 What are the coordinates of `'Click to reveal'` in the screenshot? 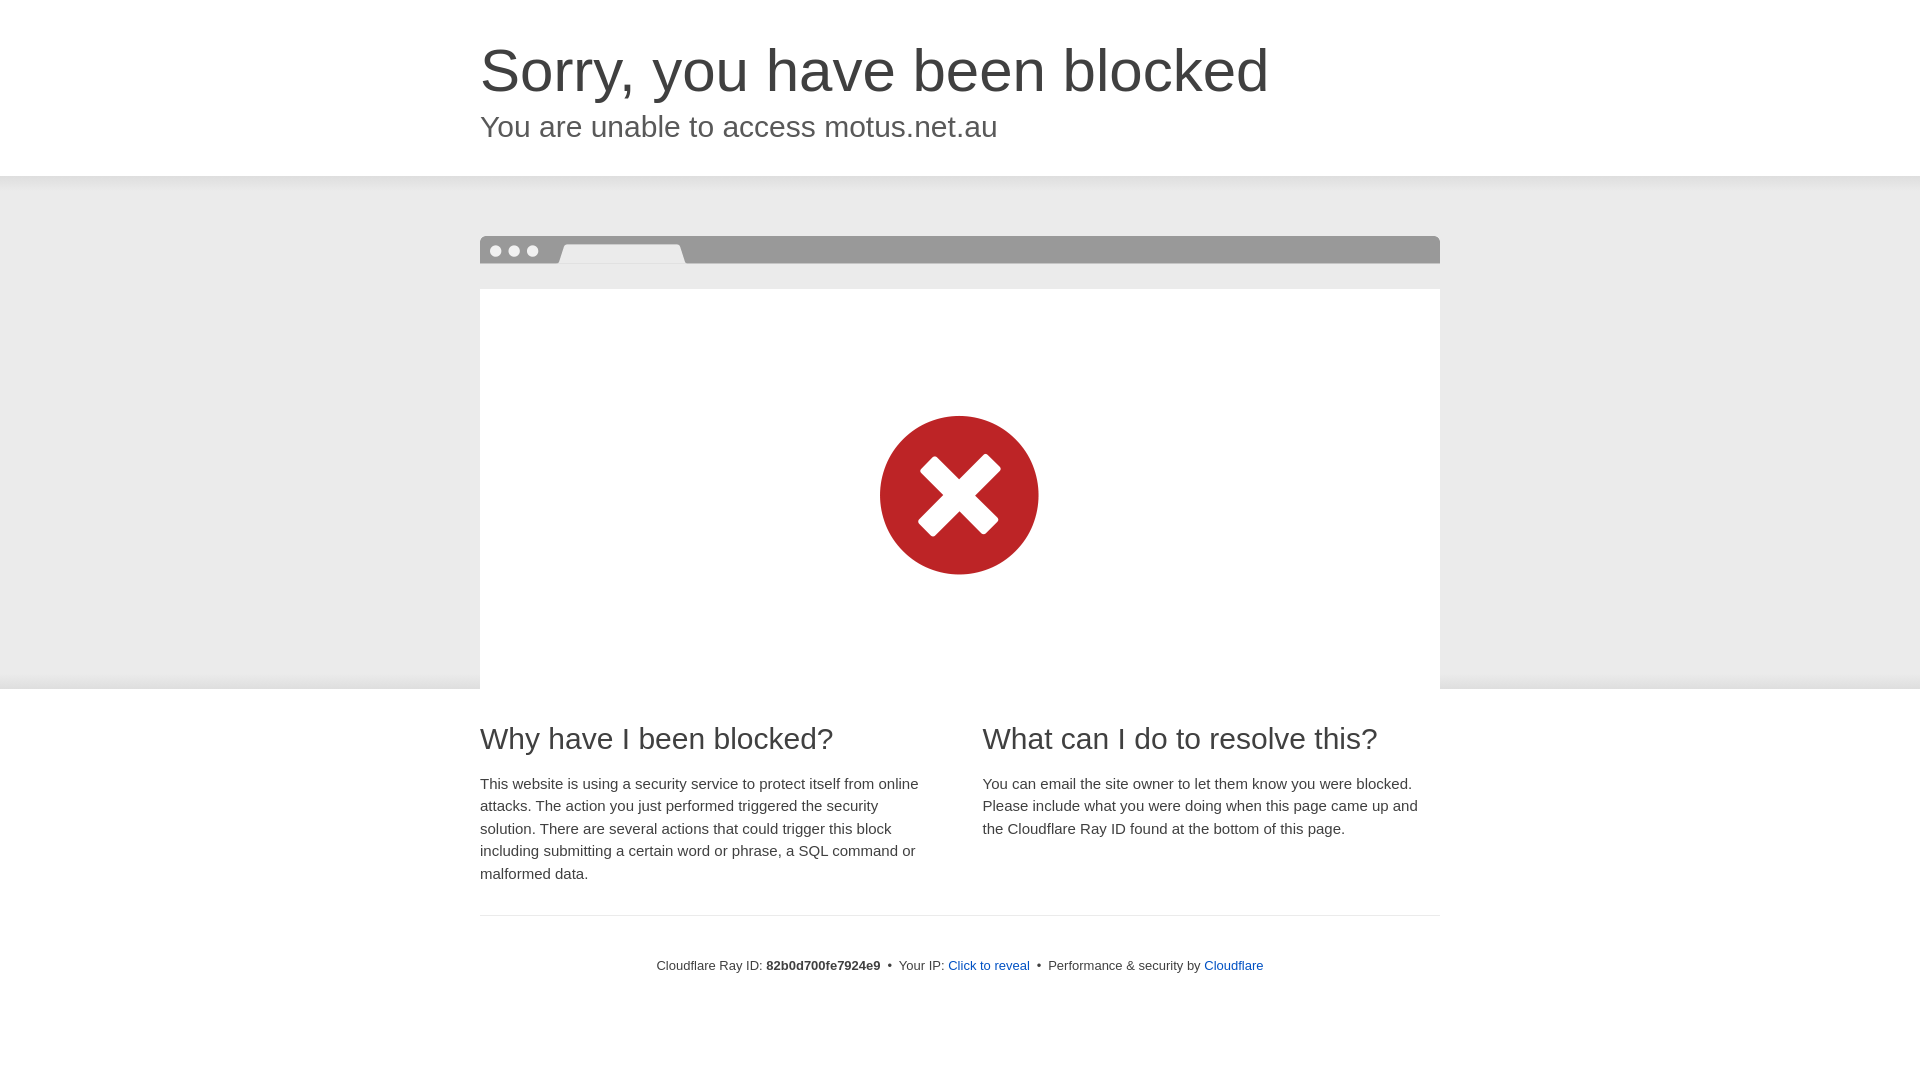 It's located at (988, 964).